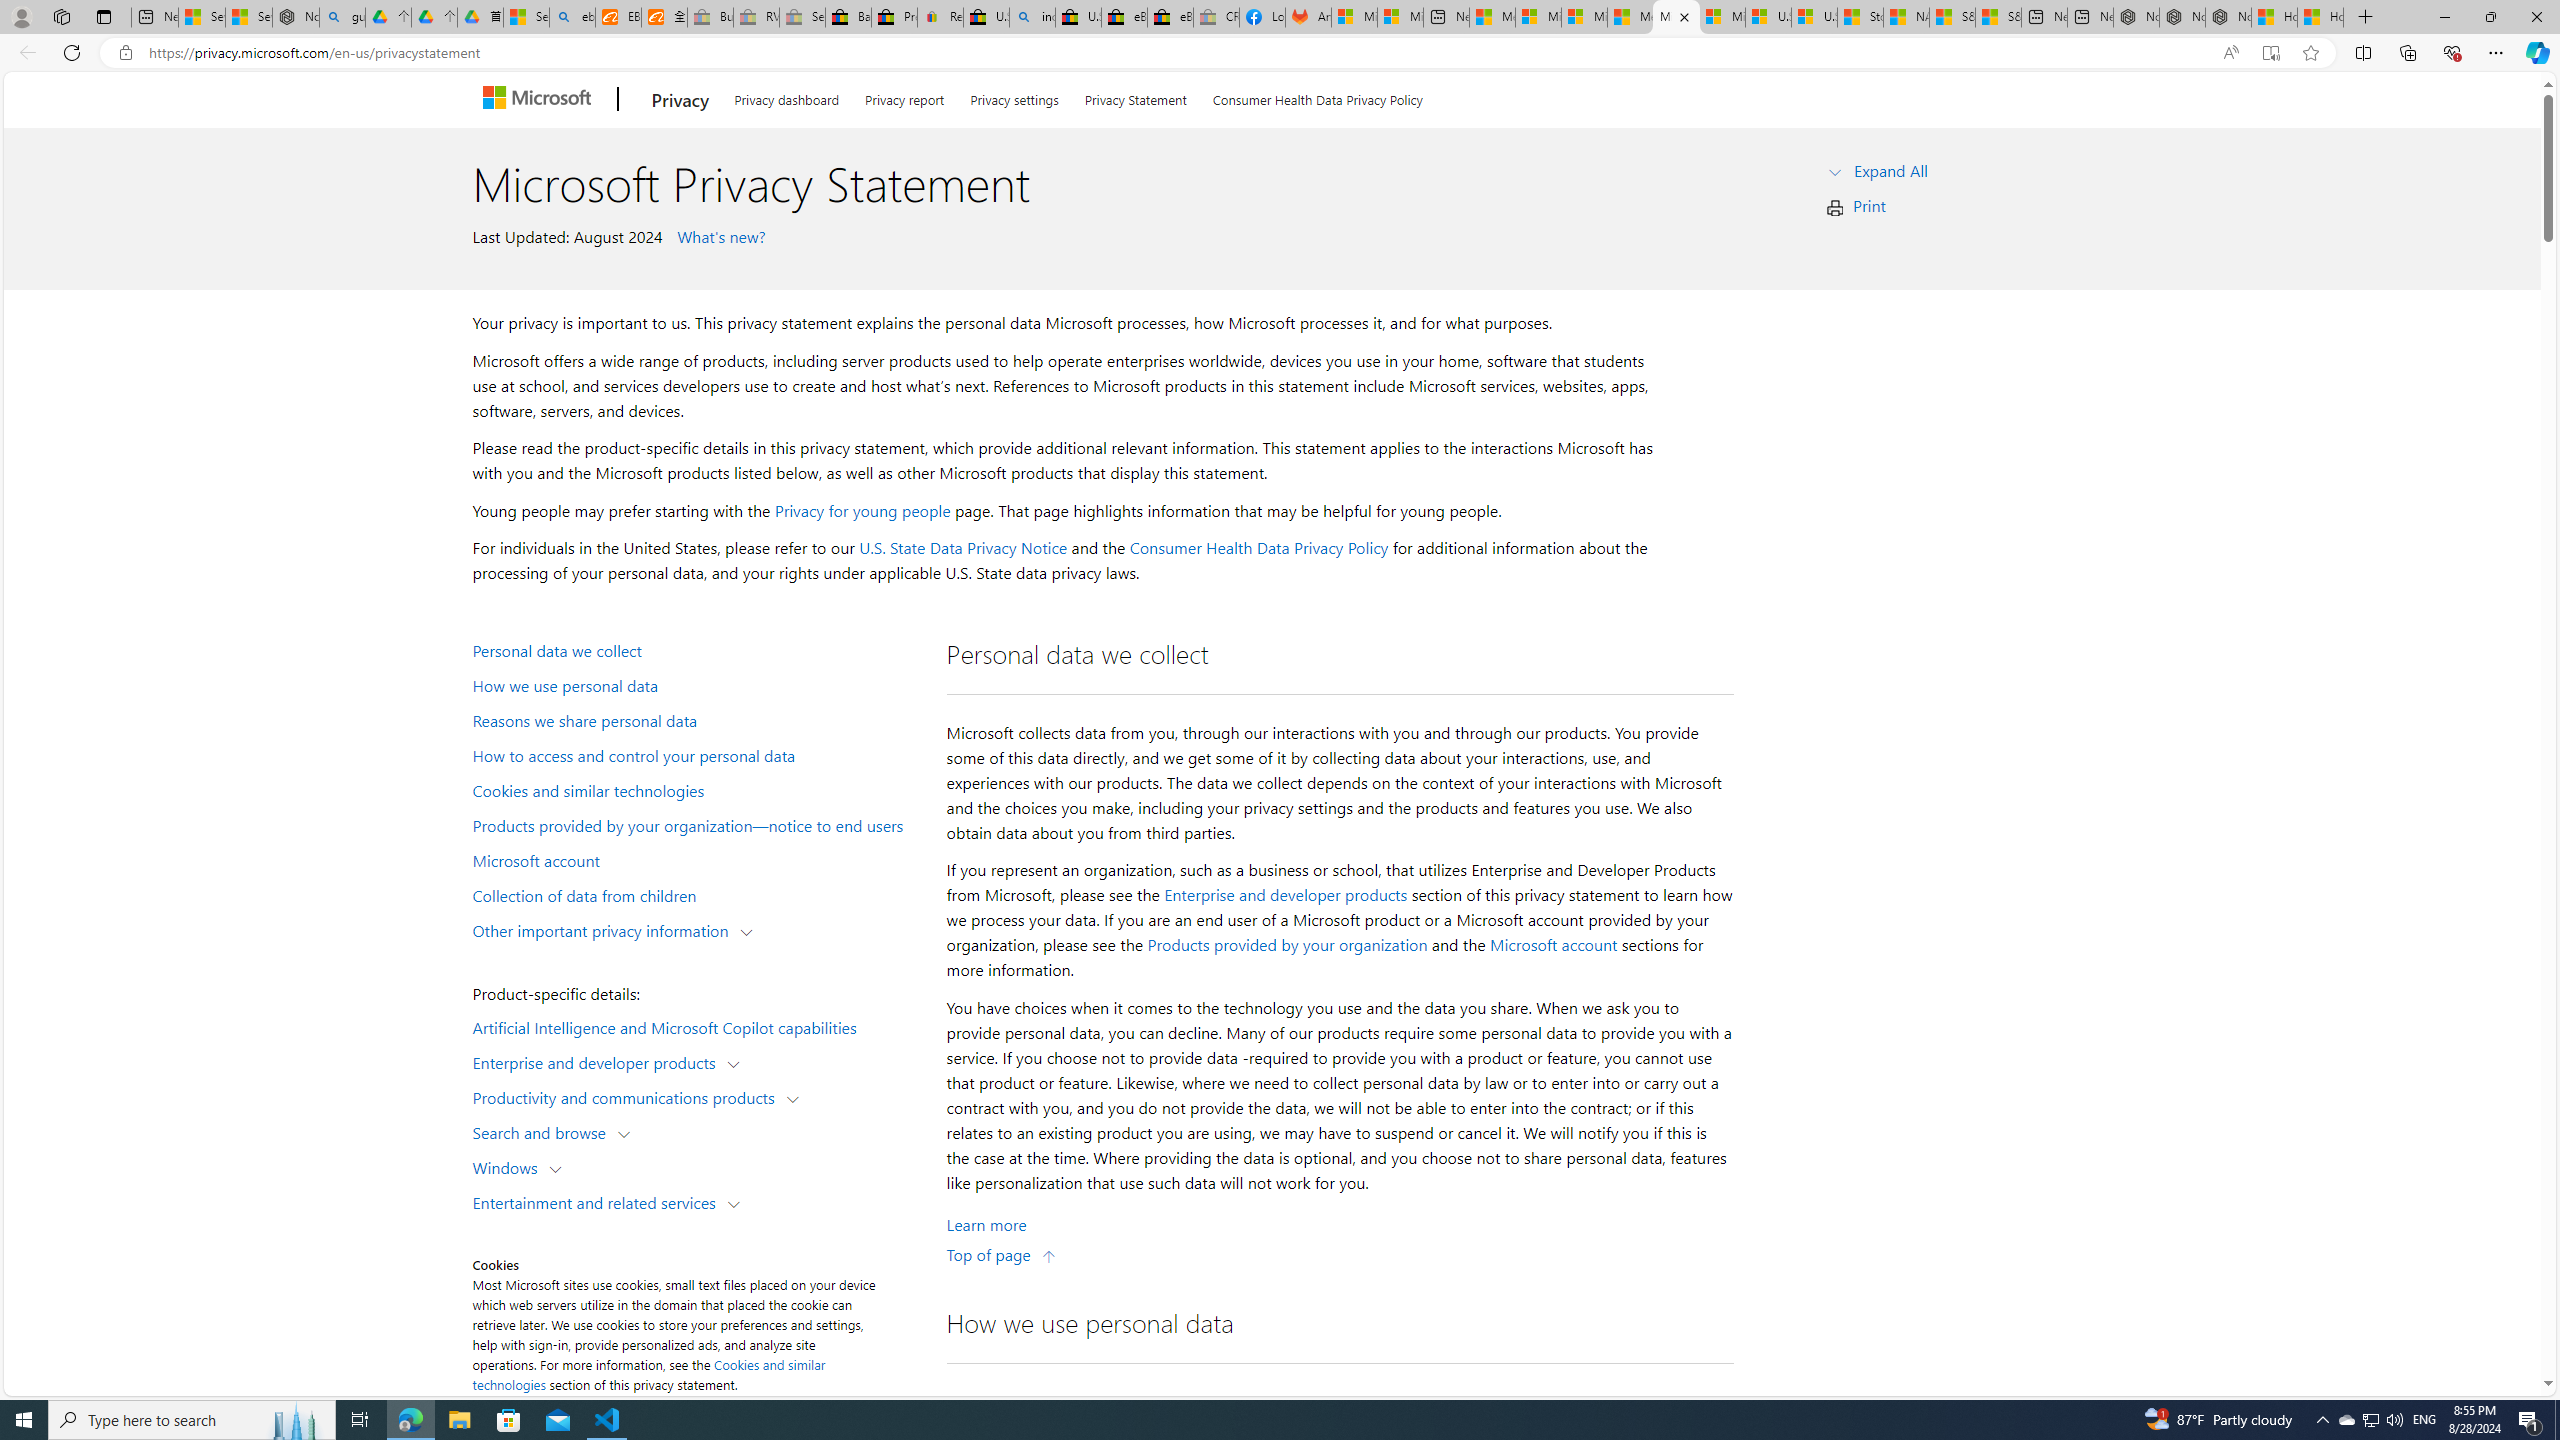 Image resolution: width=2560 pixels, height=1440 pixels. I want to click on 'Microsoft account | Home', so click(1583, 16).